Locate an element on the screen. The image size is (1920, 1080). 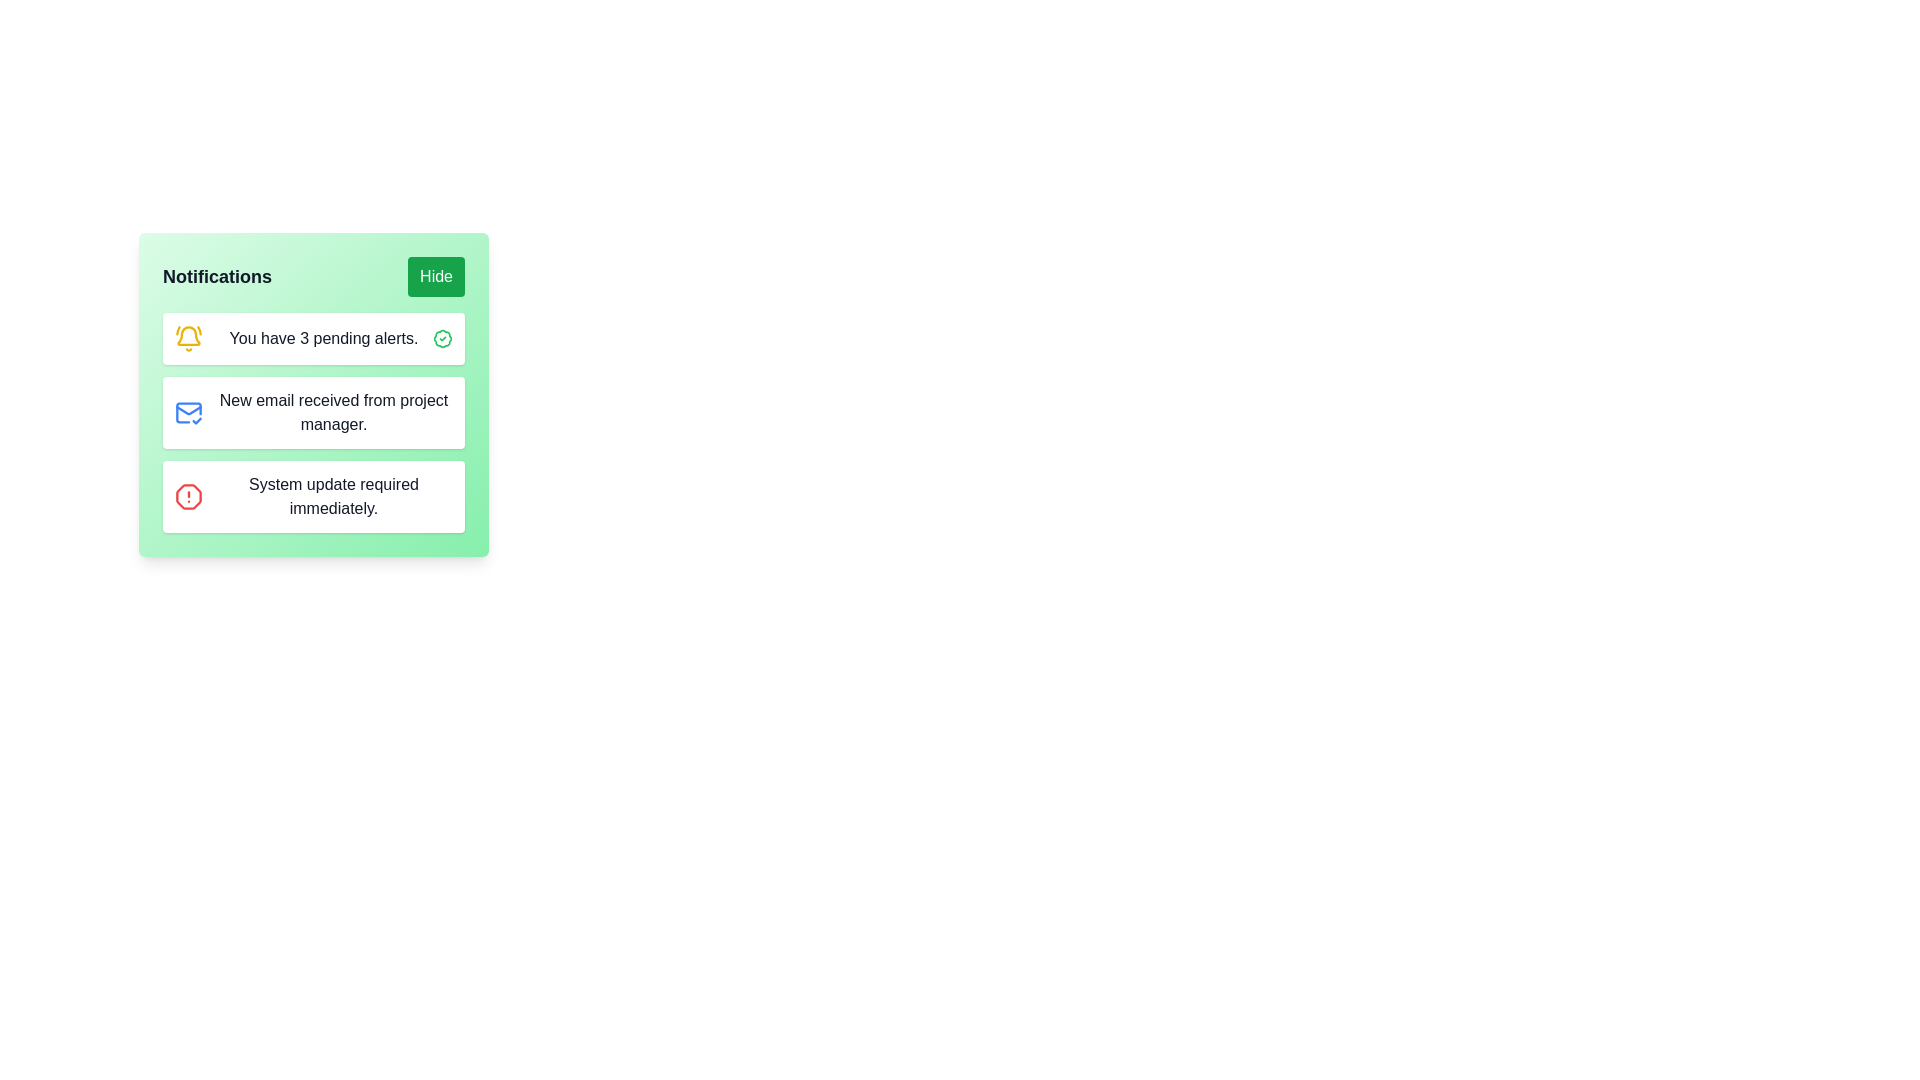
the confirmation icon located at the far-right of the notification card that states 'You have 3 pending alerts.' is located at coordinates (441, 338).